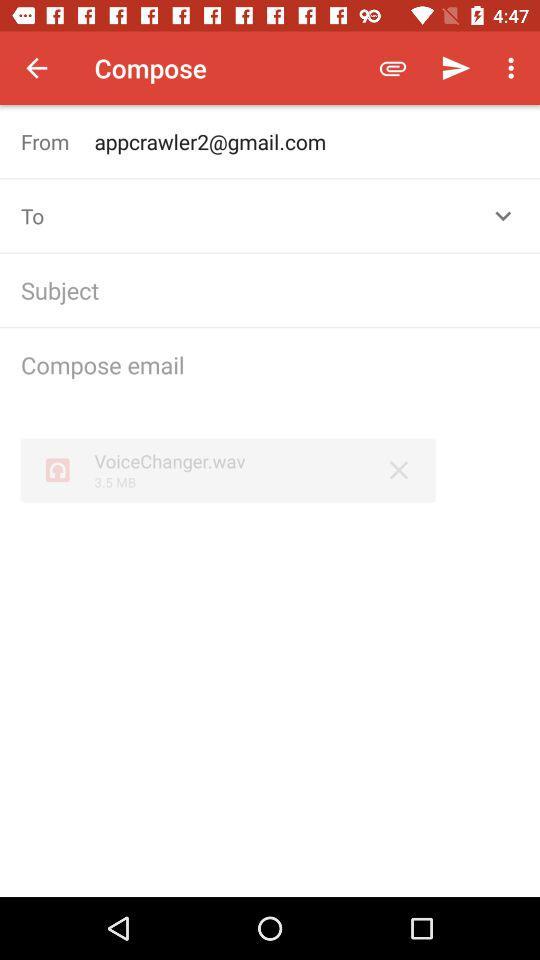 This screenshot has height=960, width=540. I want to click on icon above appcrawler2@gmail.com, so click(513, 68).